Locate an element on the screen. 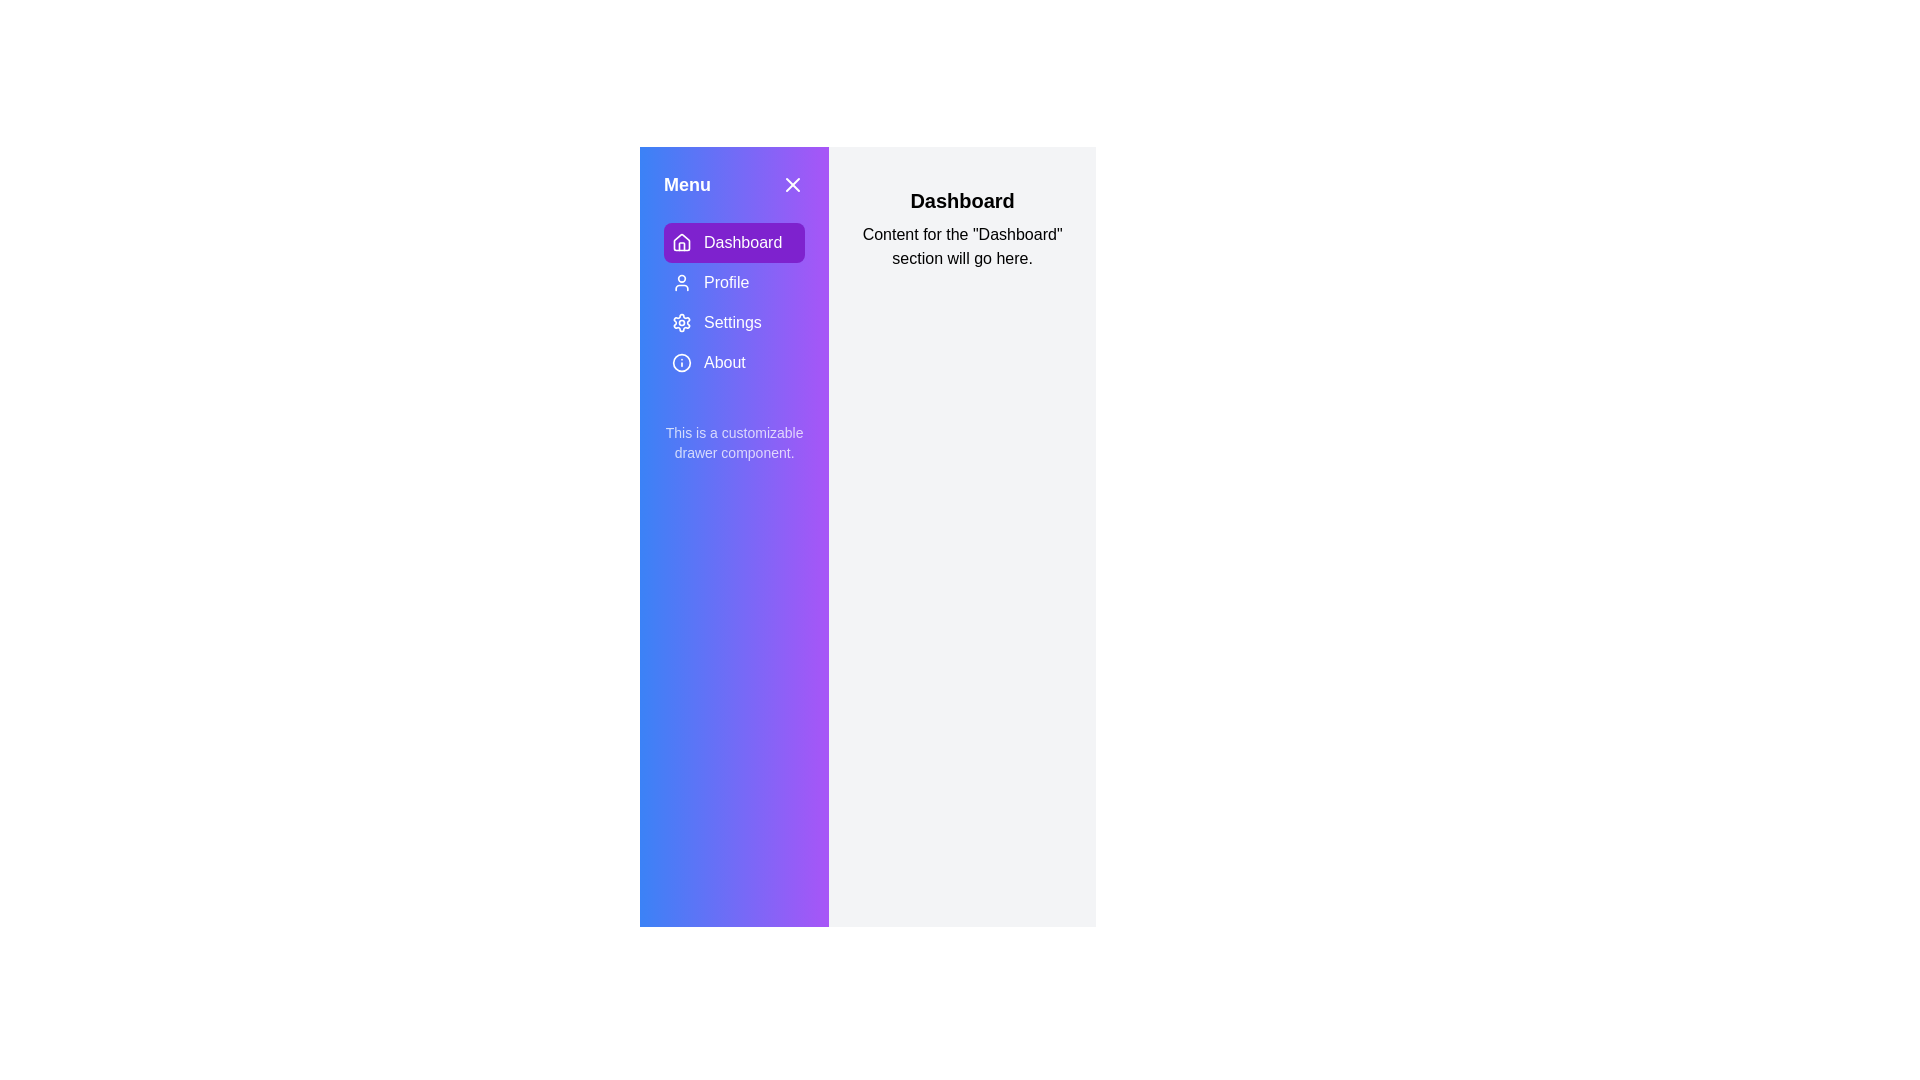  the Settings section in the menu is located at coordinates (733, 322).